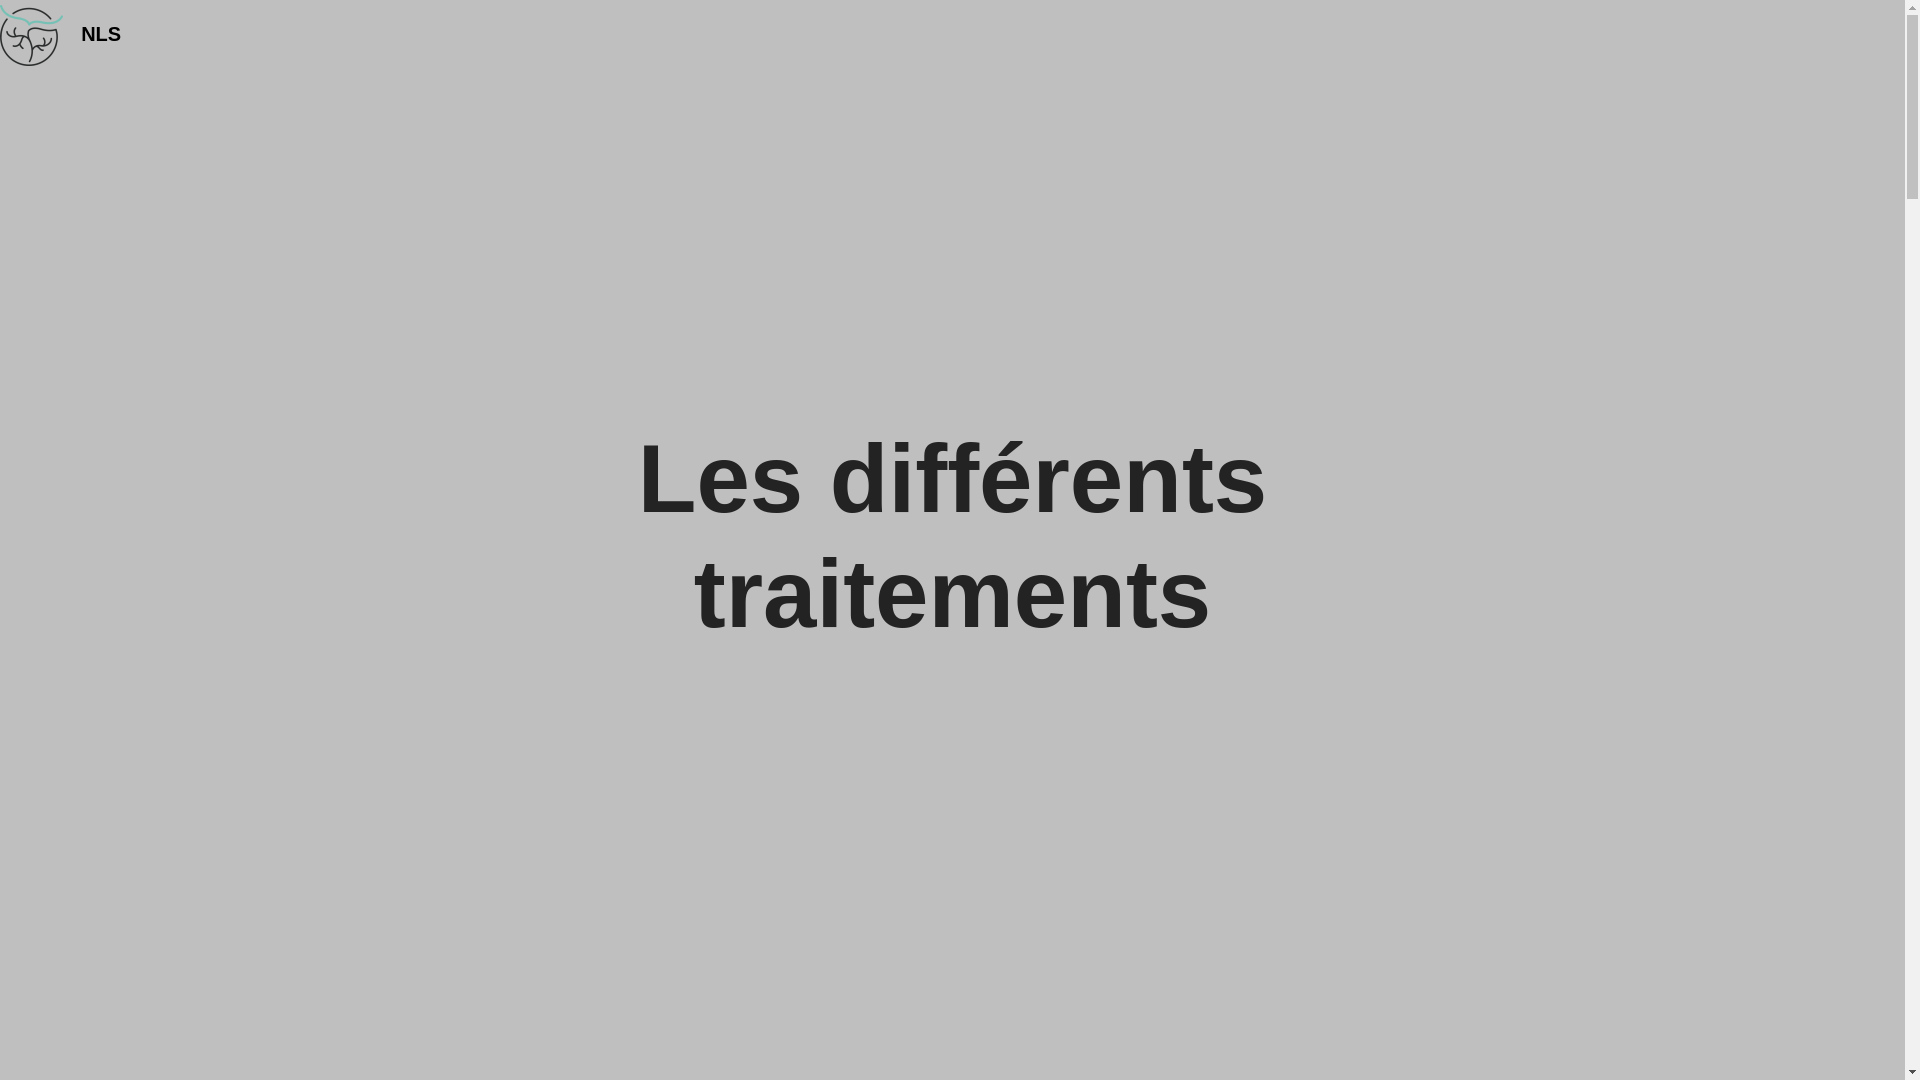 The height and width of the screenshot is (1080, 1920). Describe the element at coordinates (80, 34) in the screenshot. I see `'NLS'` at that location.